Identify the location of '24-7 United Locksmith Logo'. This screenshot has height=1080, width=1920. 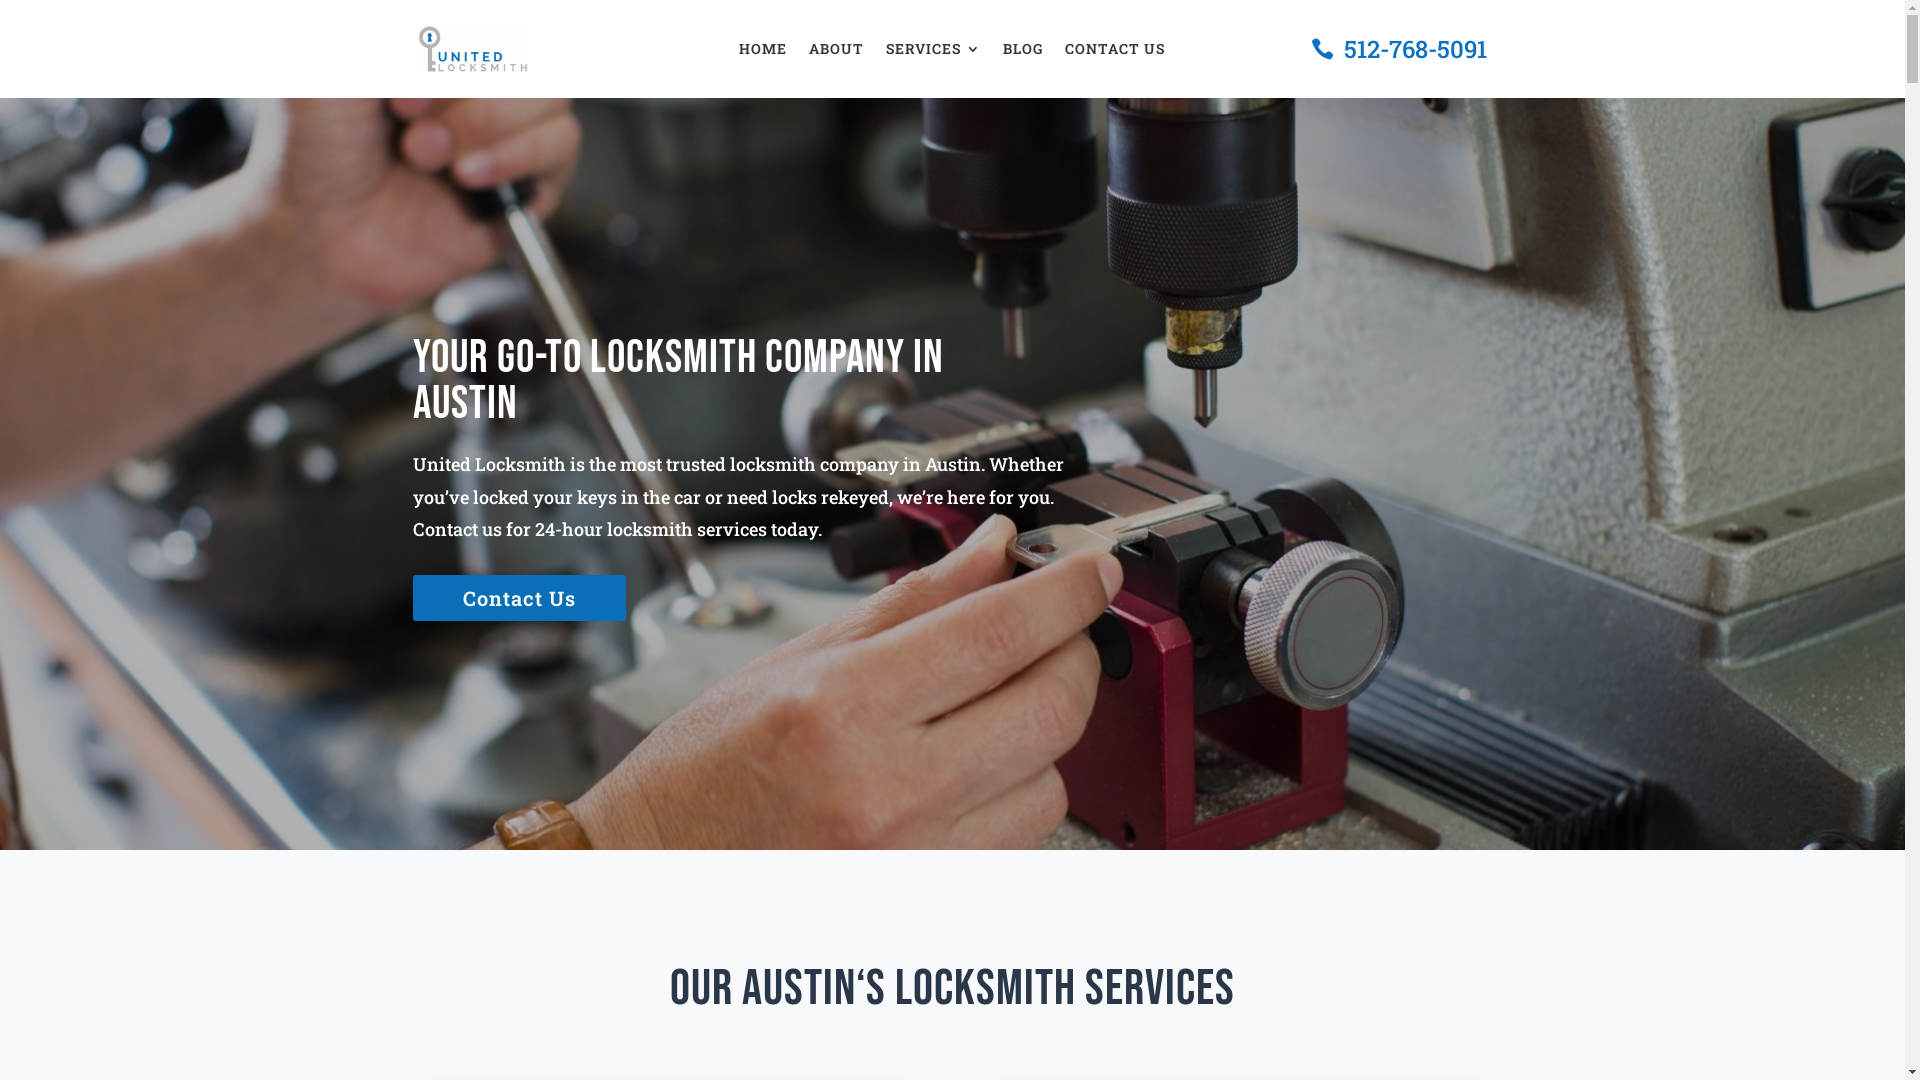
(472, 48).